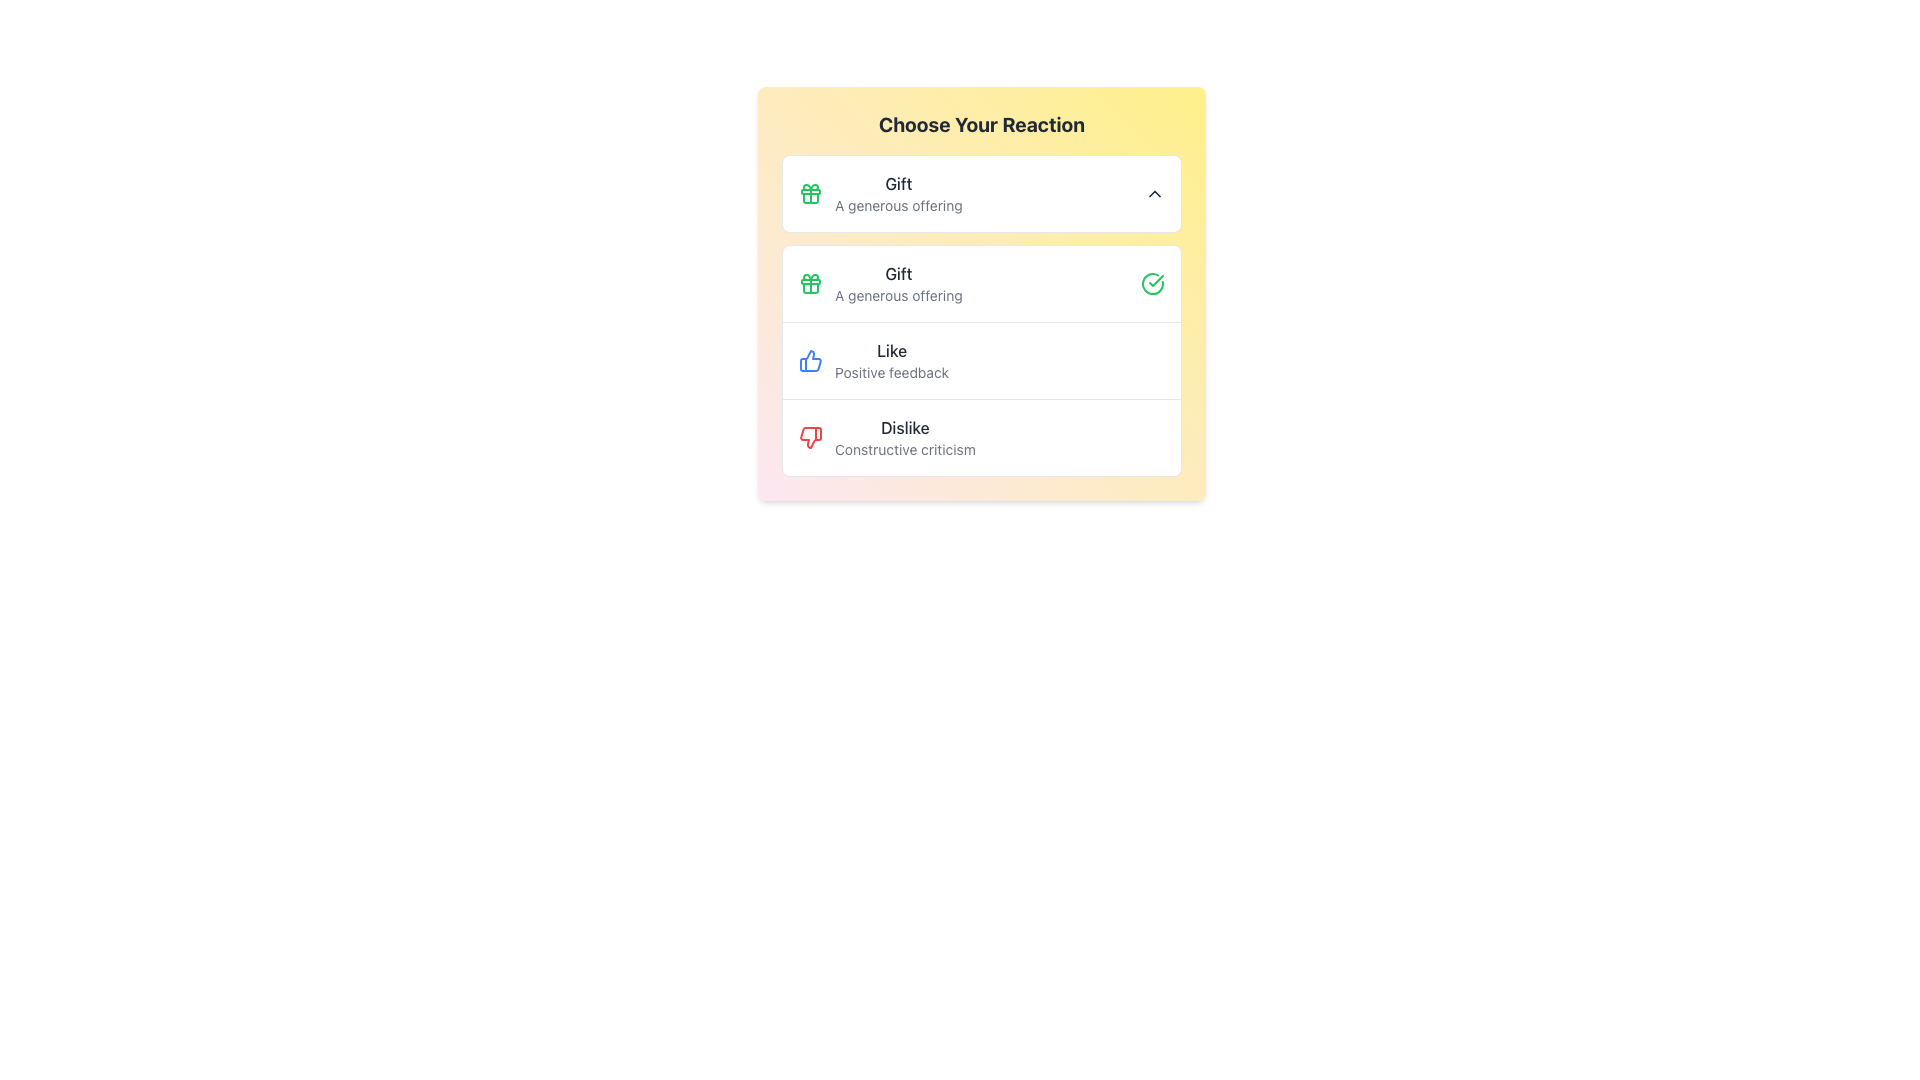 The height and width of the screenshot is (1080, 1920). Describe the element at coordinates (811, 361) in the screenshot. I see `the 'Like' graphic icon located in the leftmost area of the reaction menu, which visually precedes the text labels 'Like' and 'Positive feedback'` at that location.